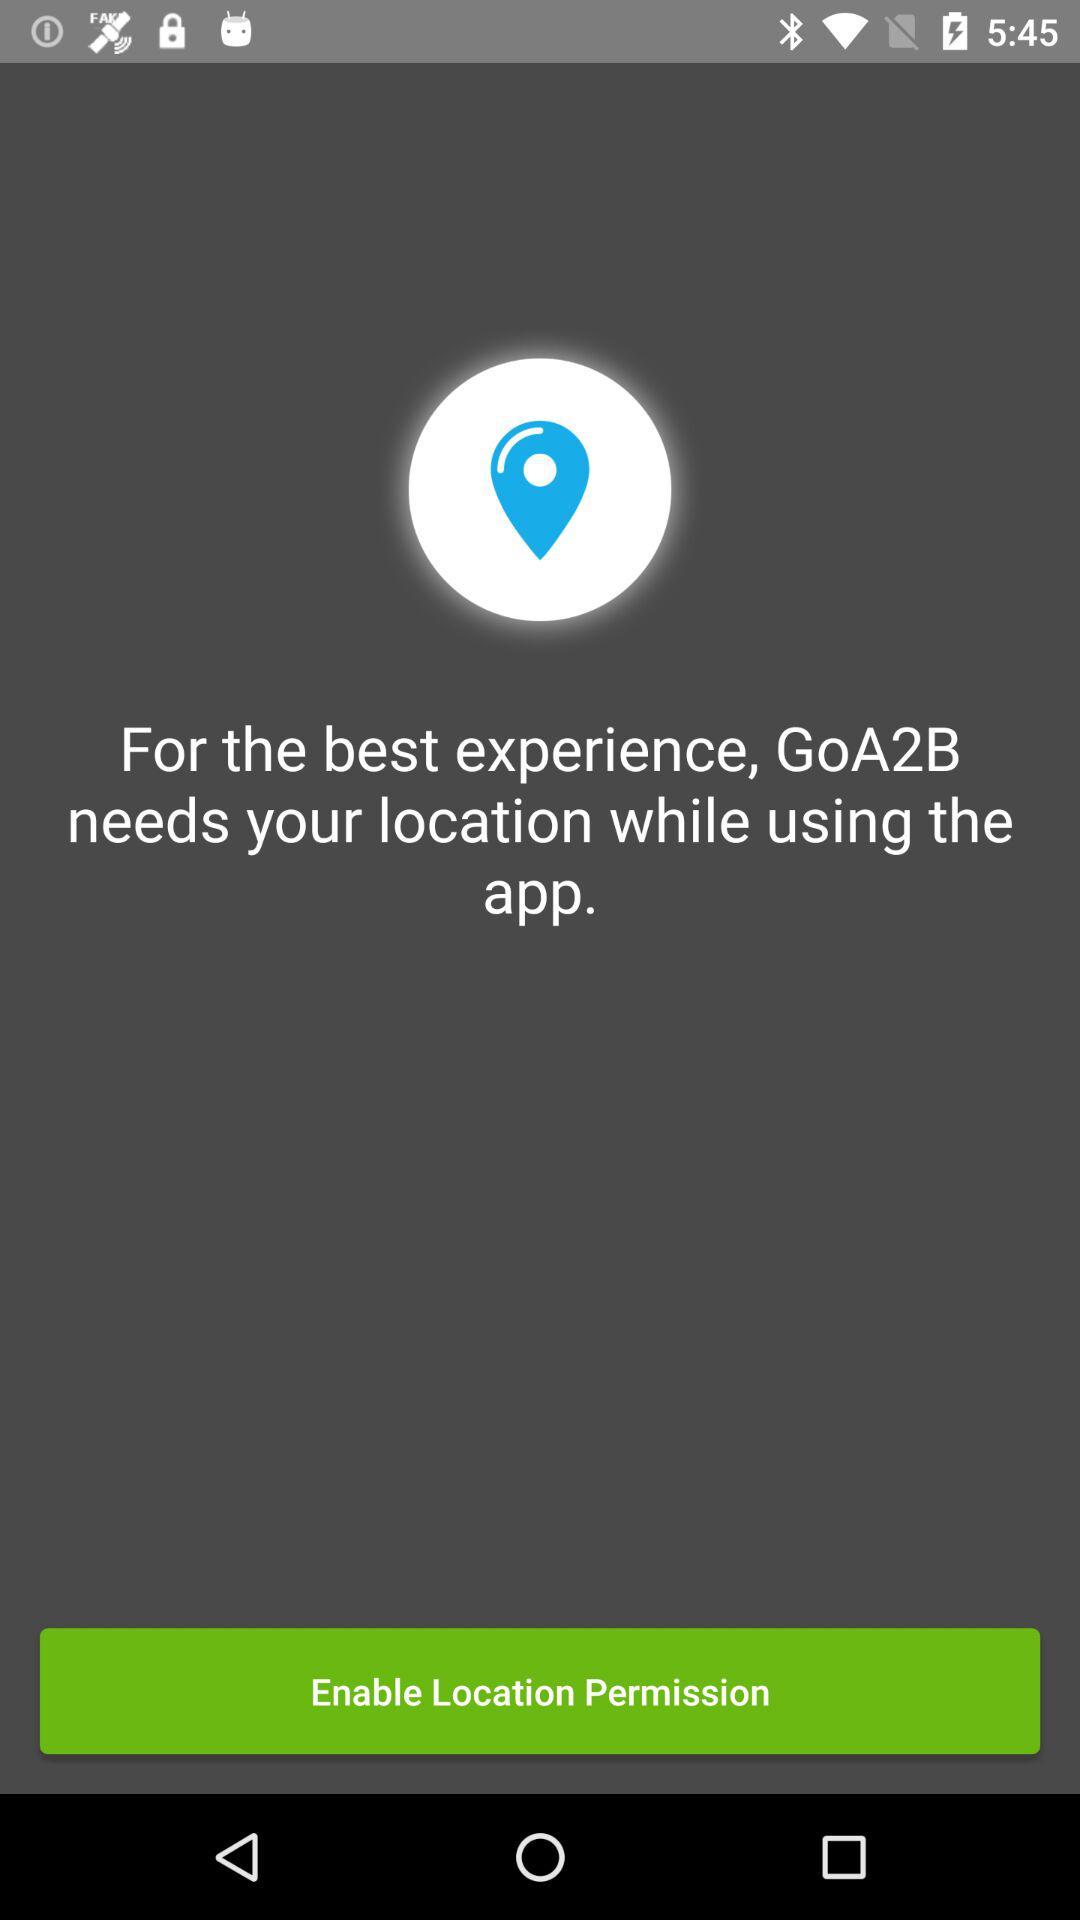  What do you see at coordinates (540, 1690) in the screenshot?
I see `icon below for the best item` at bounding box center [540, 1690].